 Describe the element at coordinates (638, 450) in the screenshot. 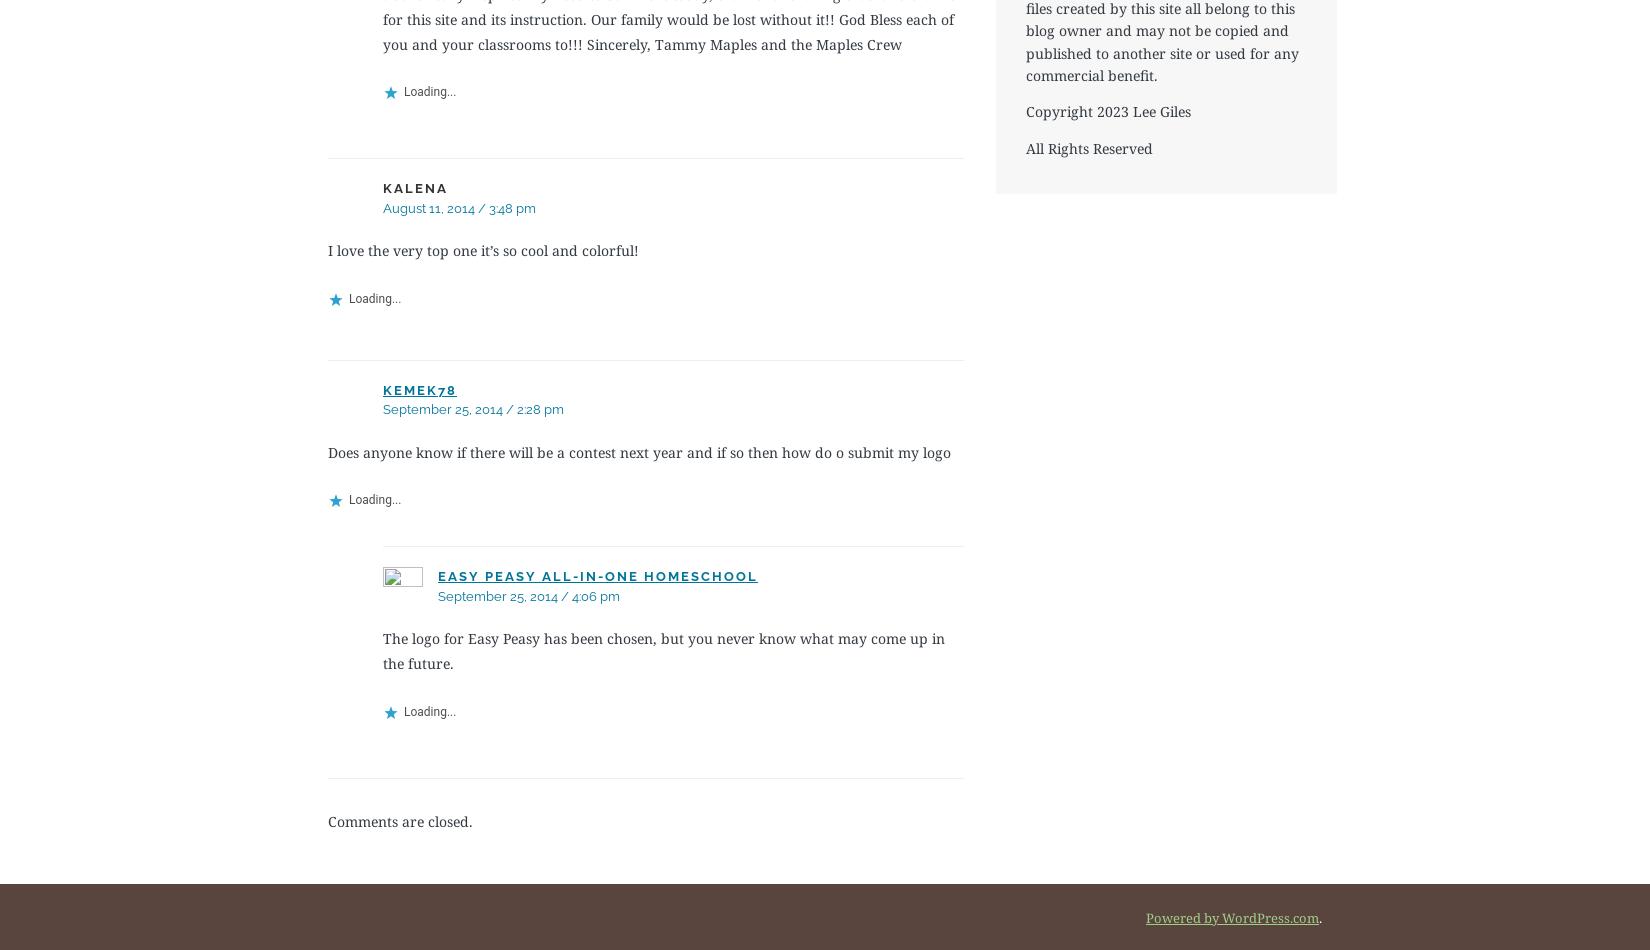

I see `'Does anyone know if there will be a contest next year and if so then how do o submit my logo'` at that location.